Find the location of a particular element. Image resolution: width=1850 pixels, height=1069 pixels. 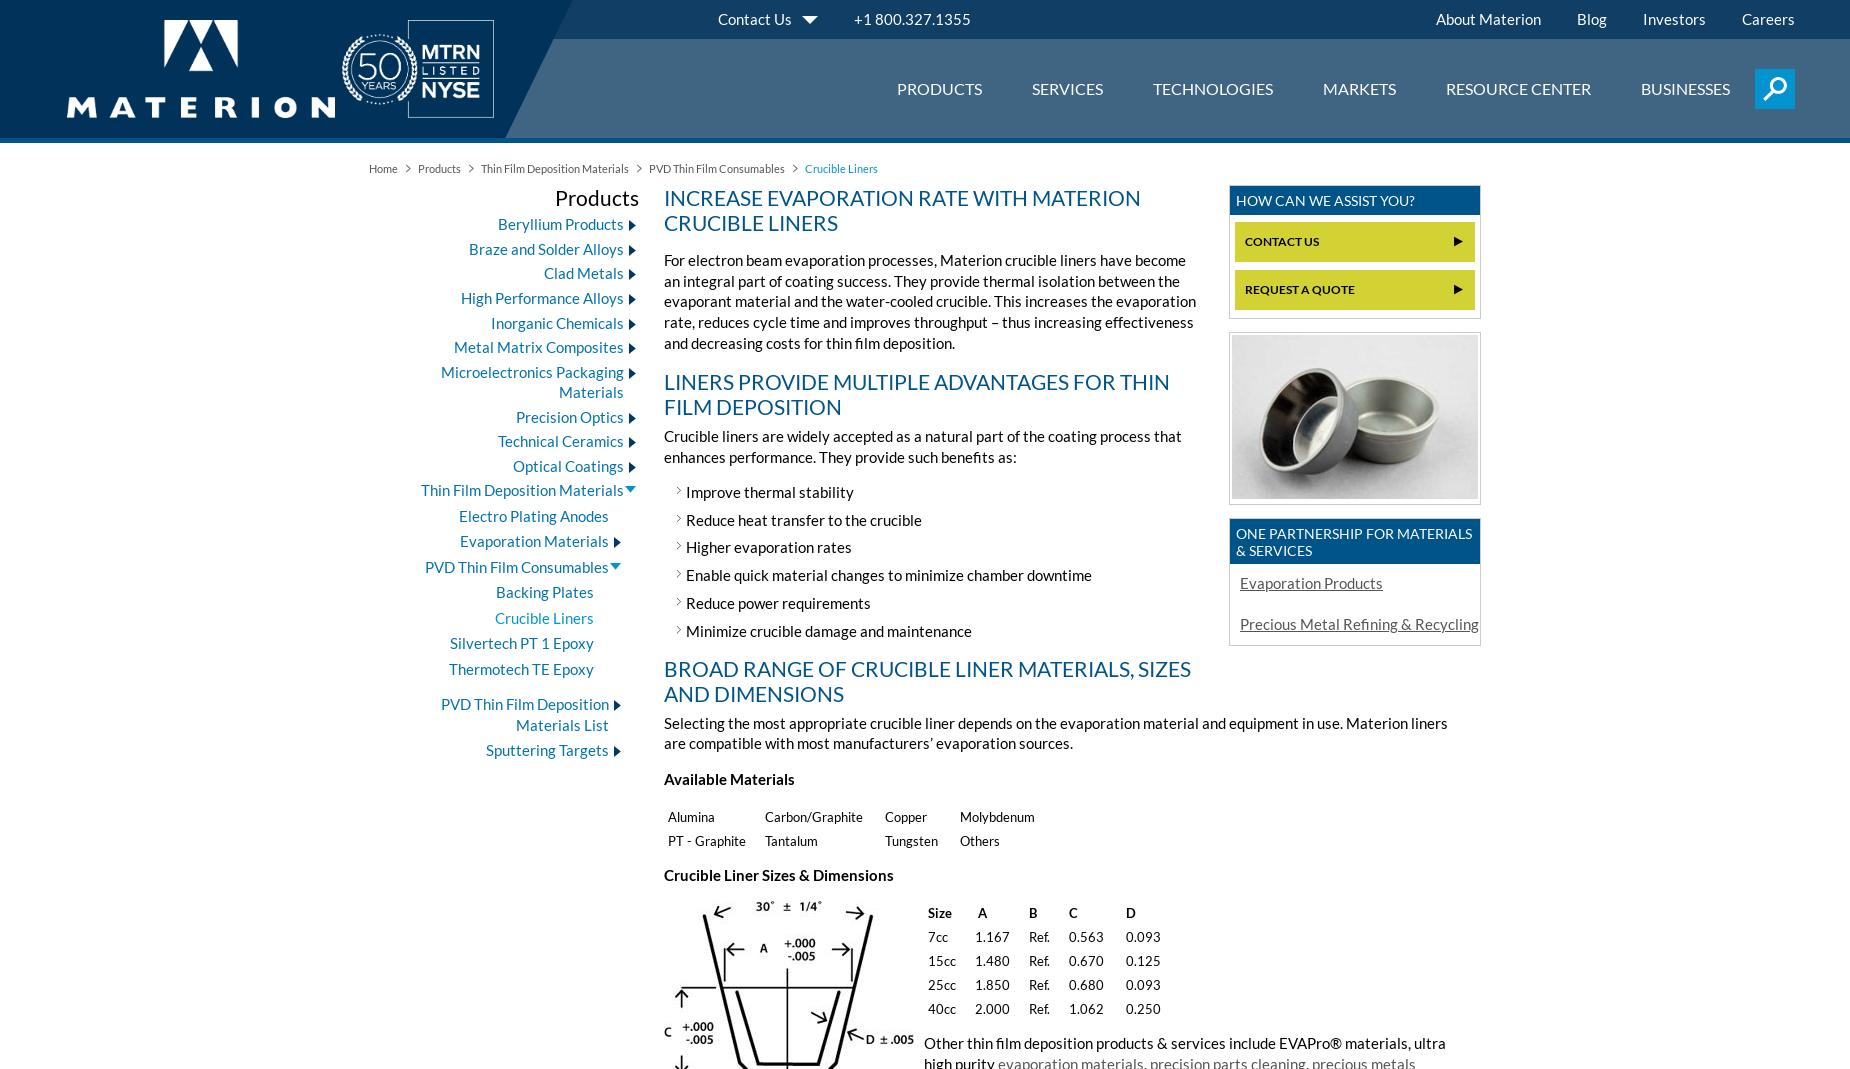

'High Performance Alloys' is located at coordinates (542, 296).